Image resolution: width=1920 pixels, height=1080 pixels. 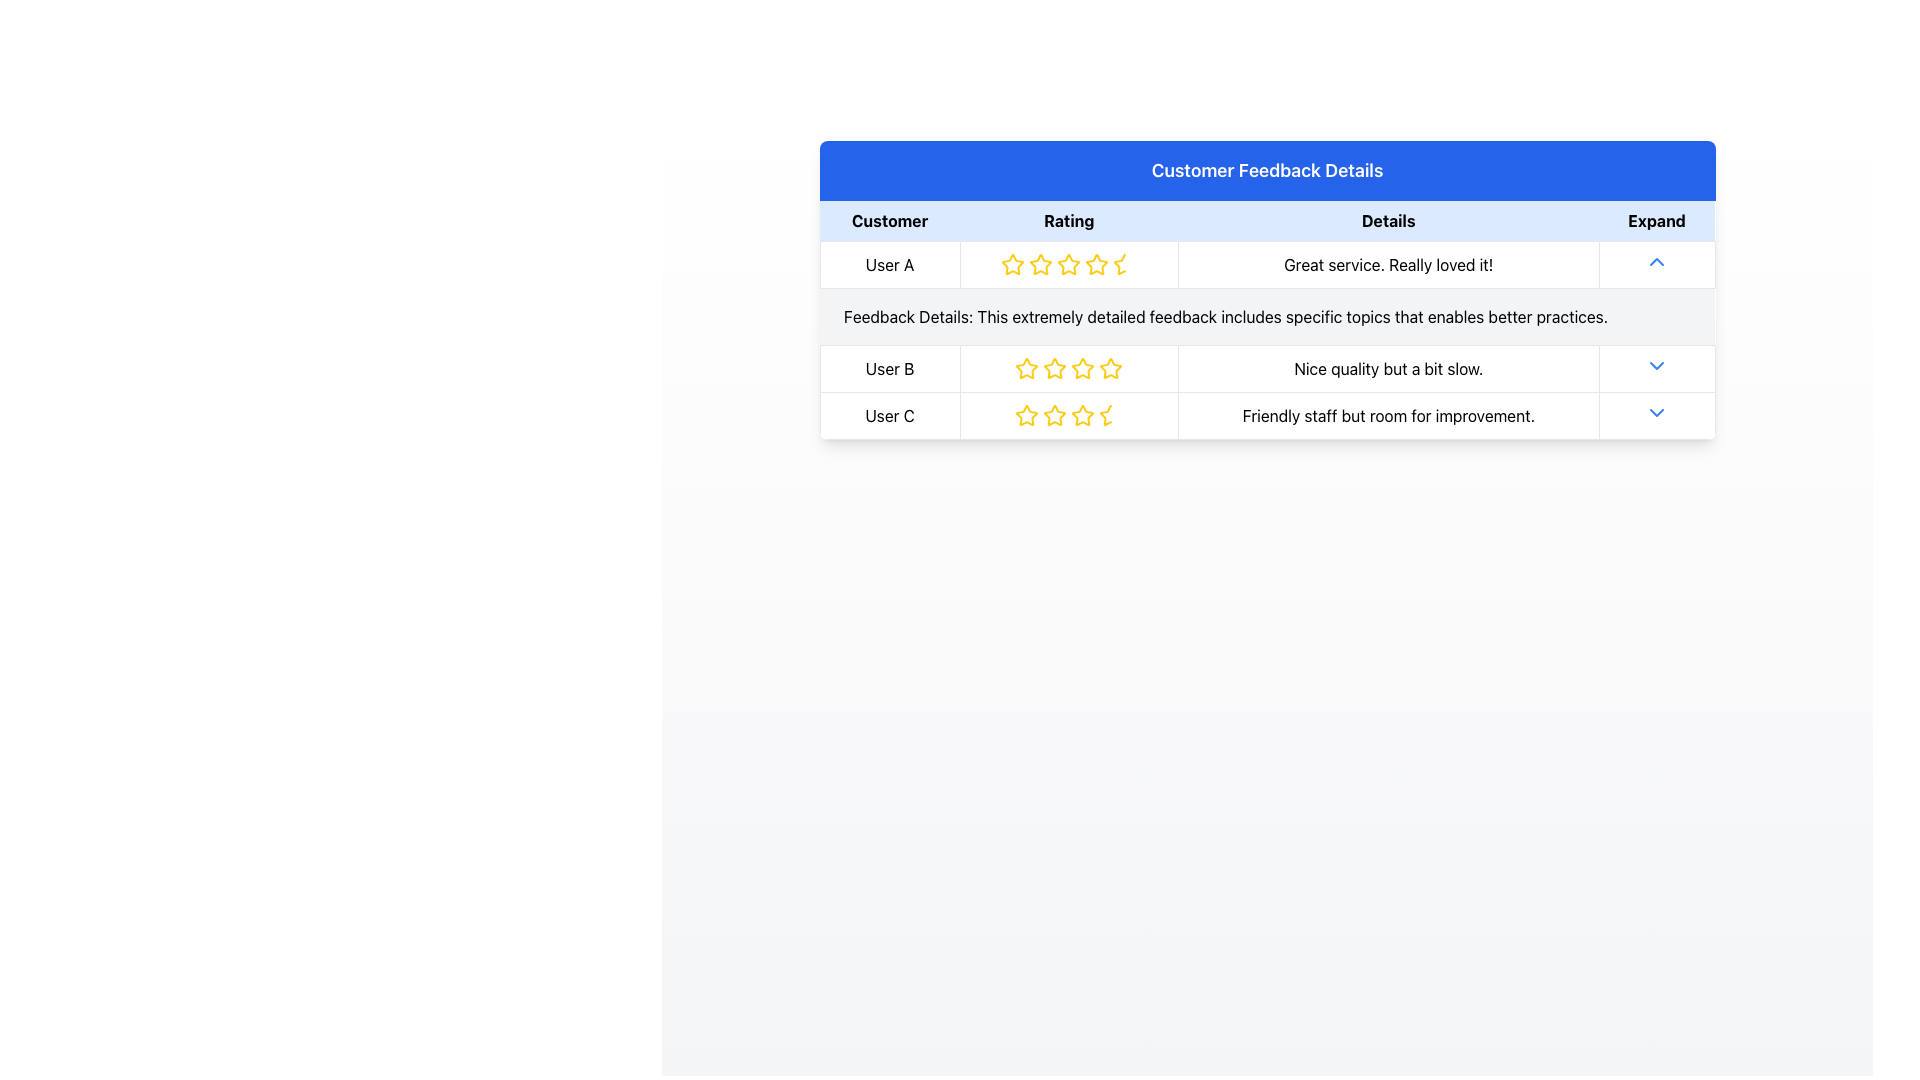 I want to click on the first star icon in the rating section of the third row for 'User C', so click(x=1027, y=415).